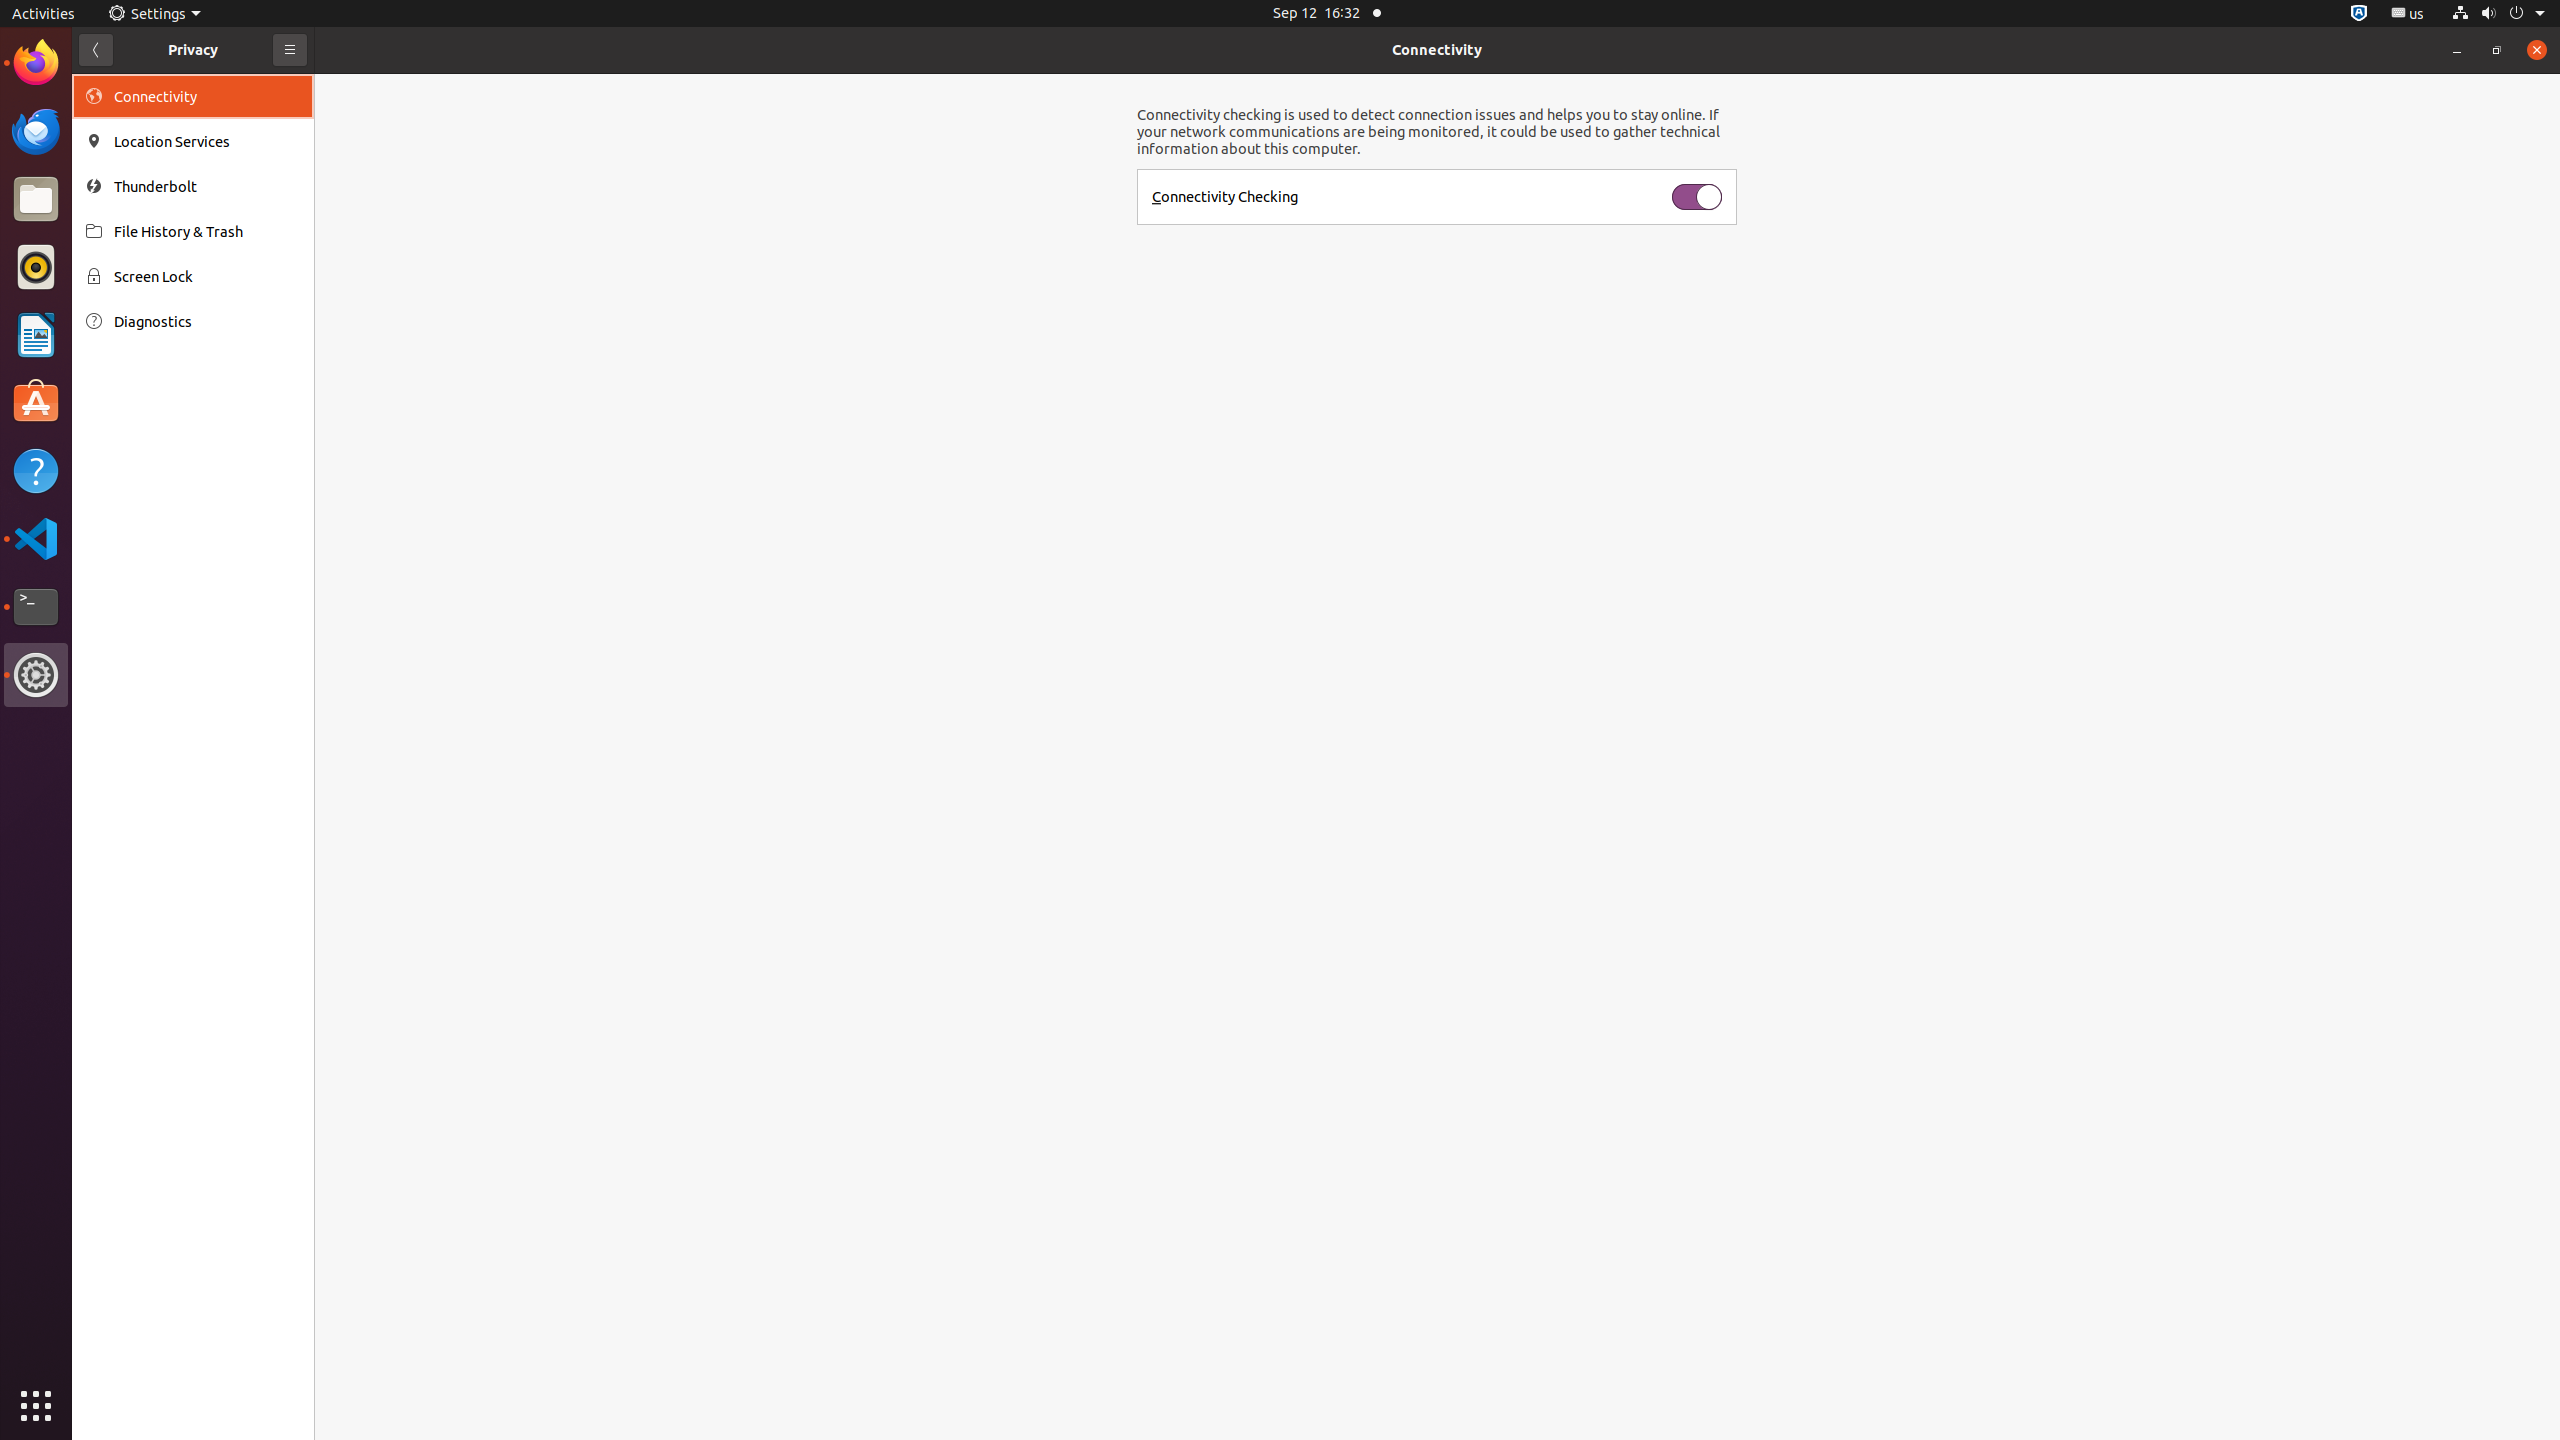  Describe the element at coordinates (42, 12) in the screenshot. I see `'Activities'` at that location.